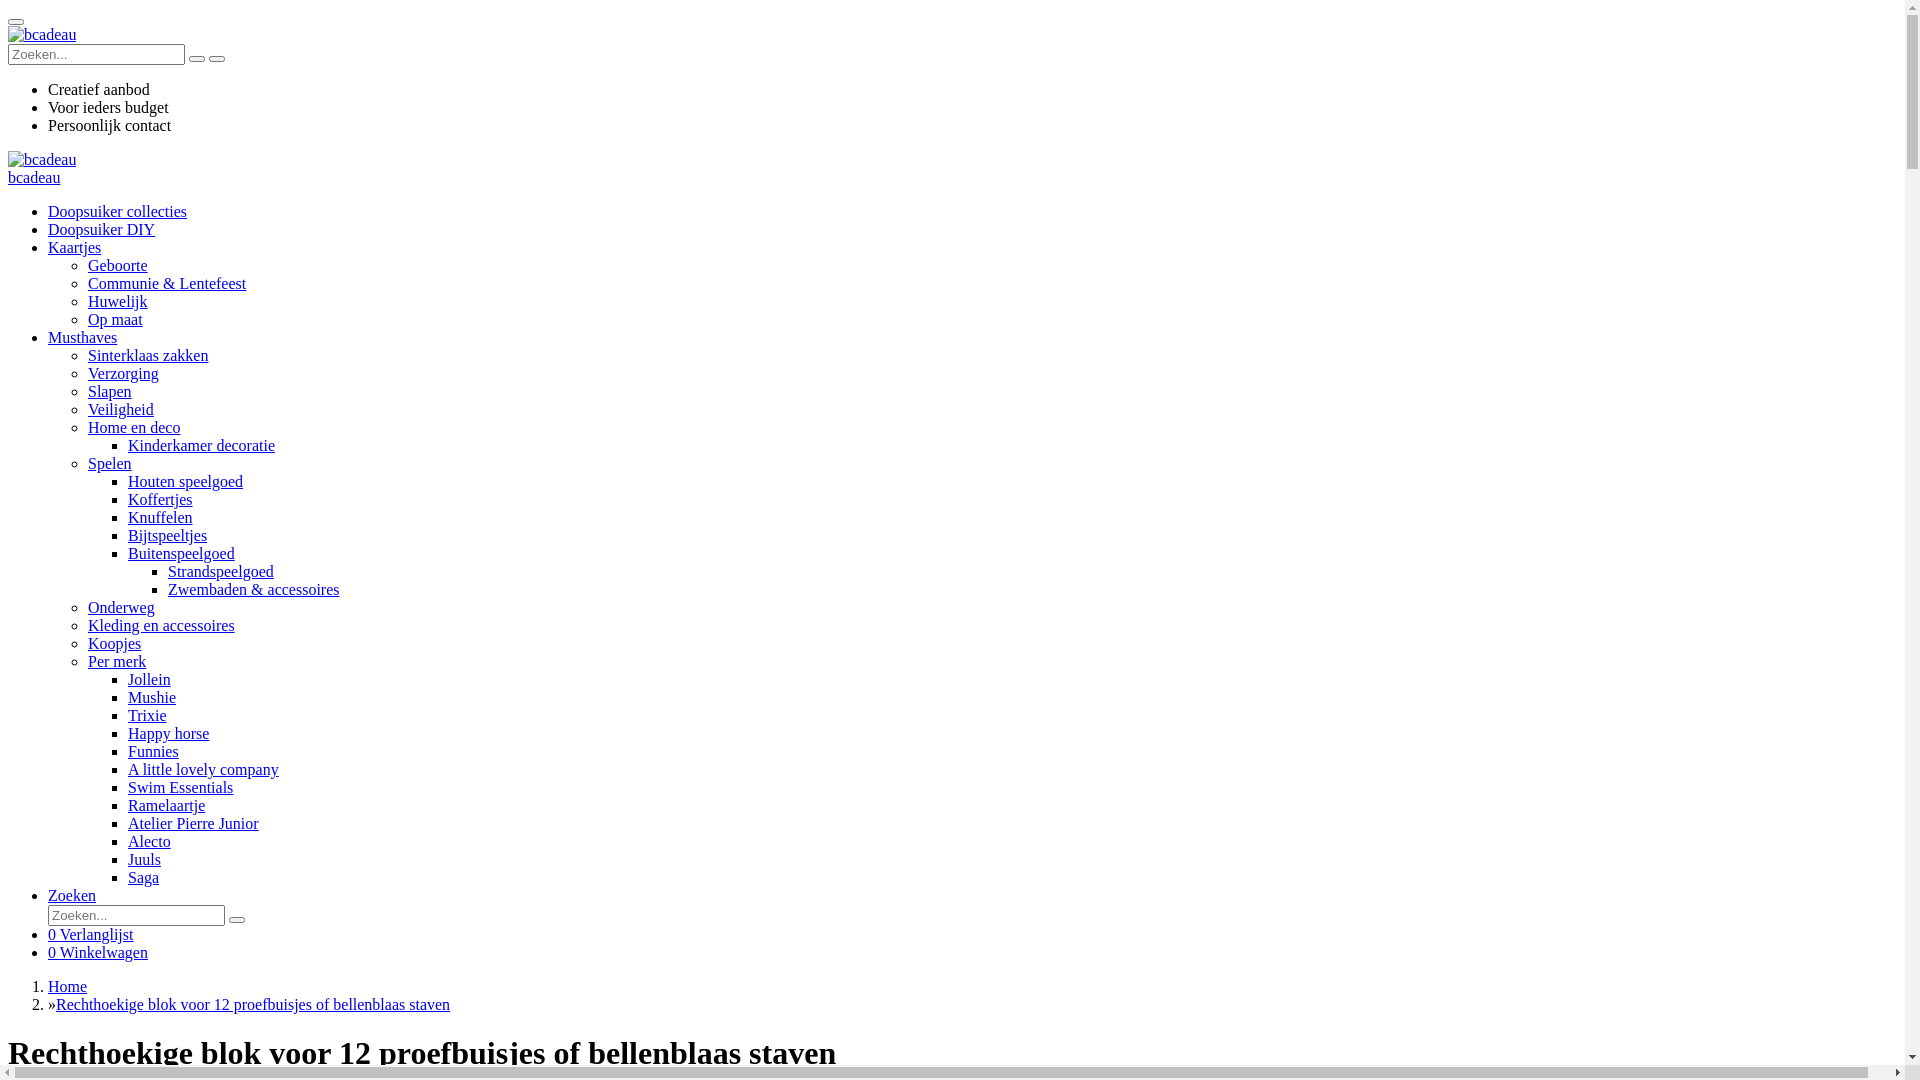 The height and width of the screenshot is (1080, 1920). Describe the element at coordinates (89, 934) in the screenshot. I see `'0 Verlanglijst'` at that location.